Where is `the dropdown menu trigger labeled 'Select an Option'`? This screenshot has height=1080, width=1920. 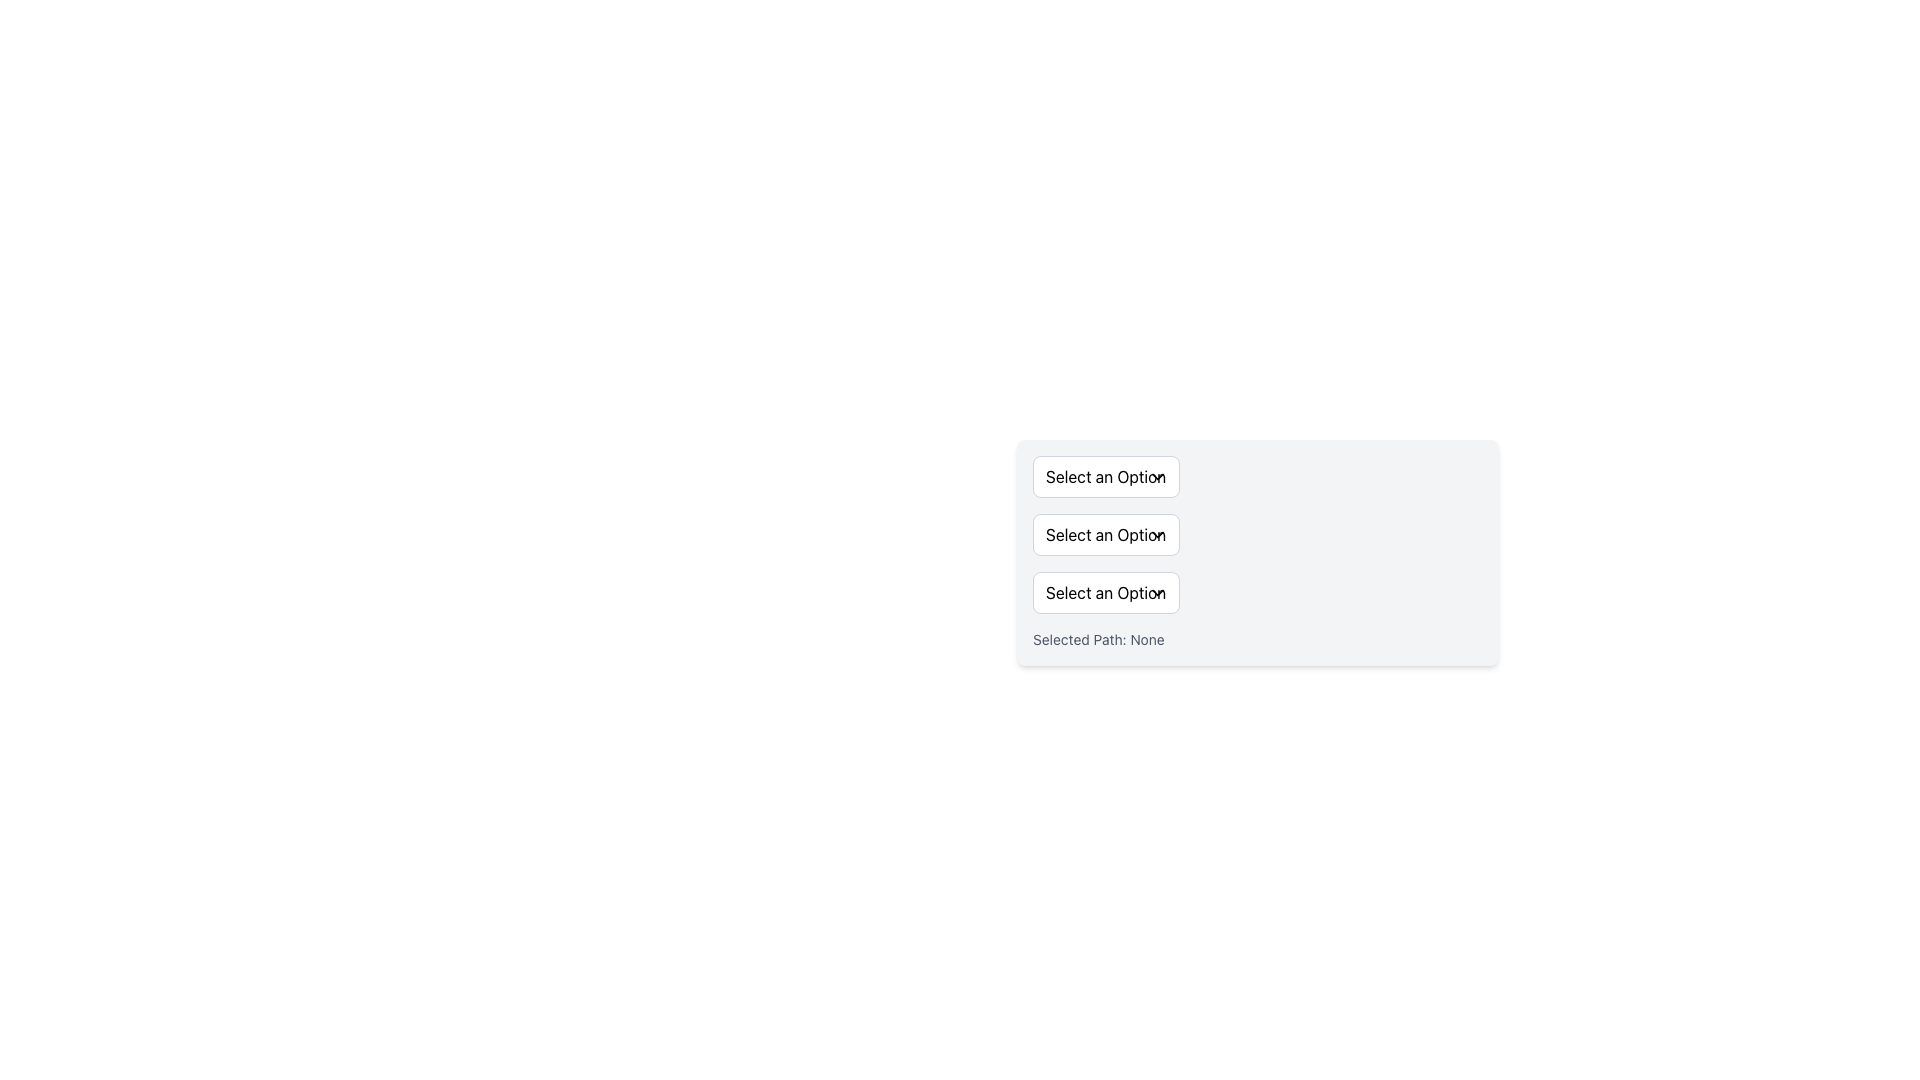 the dropdown menu trigger labeled 'Select an Option' is located at coordinates (1105, 592).